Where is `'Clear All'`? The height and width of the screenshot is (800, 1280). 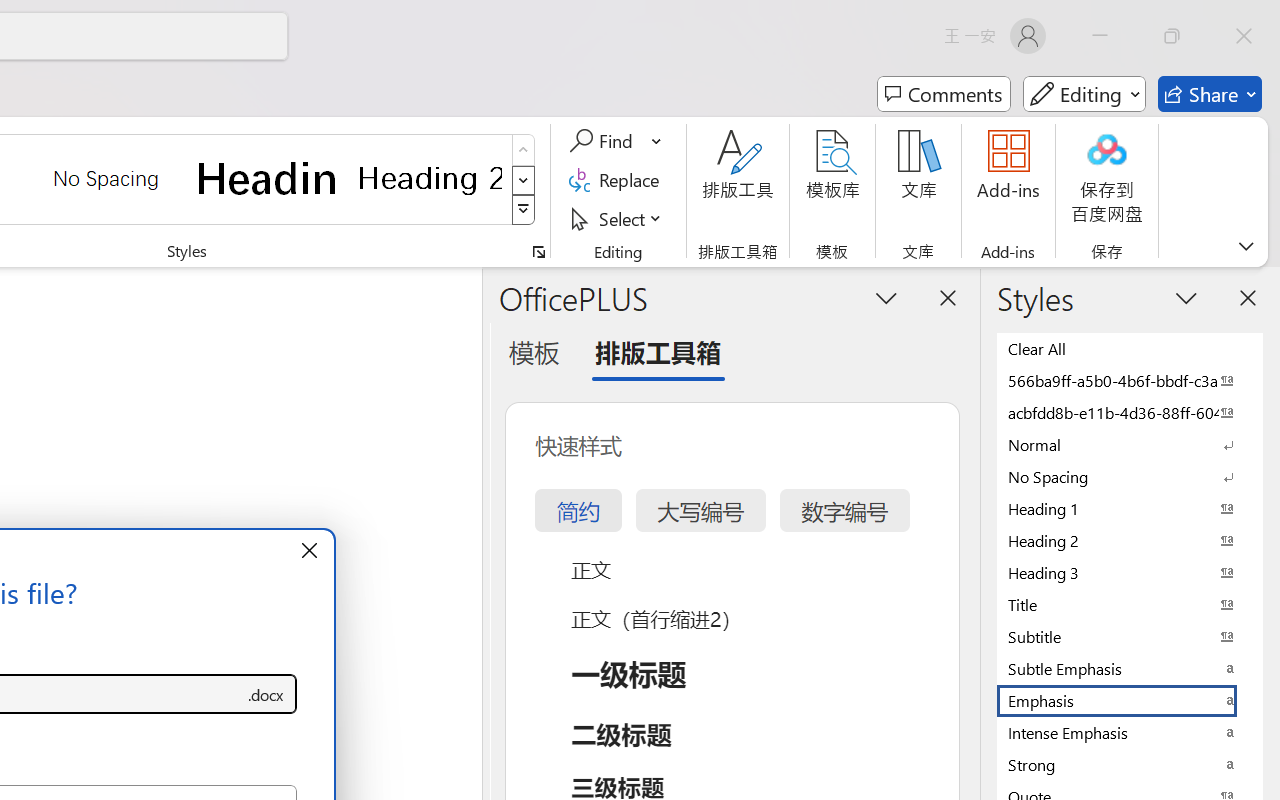
'Clear All' is located at coordinates (1130, 348).